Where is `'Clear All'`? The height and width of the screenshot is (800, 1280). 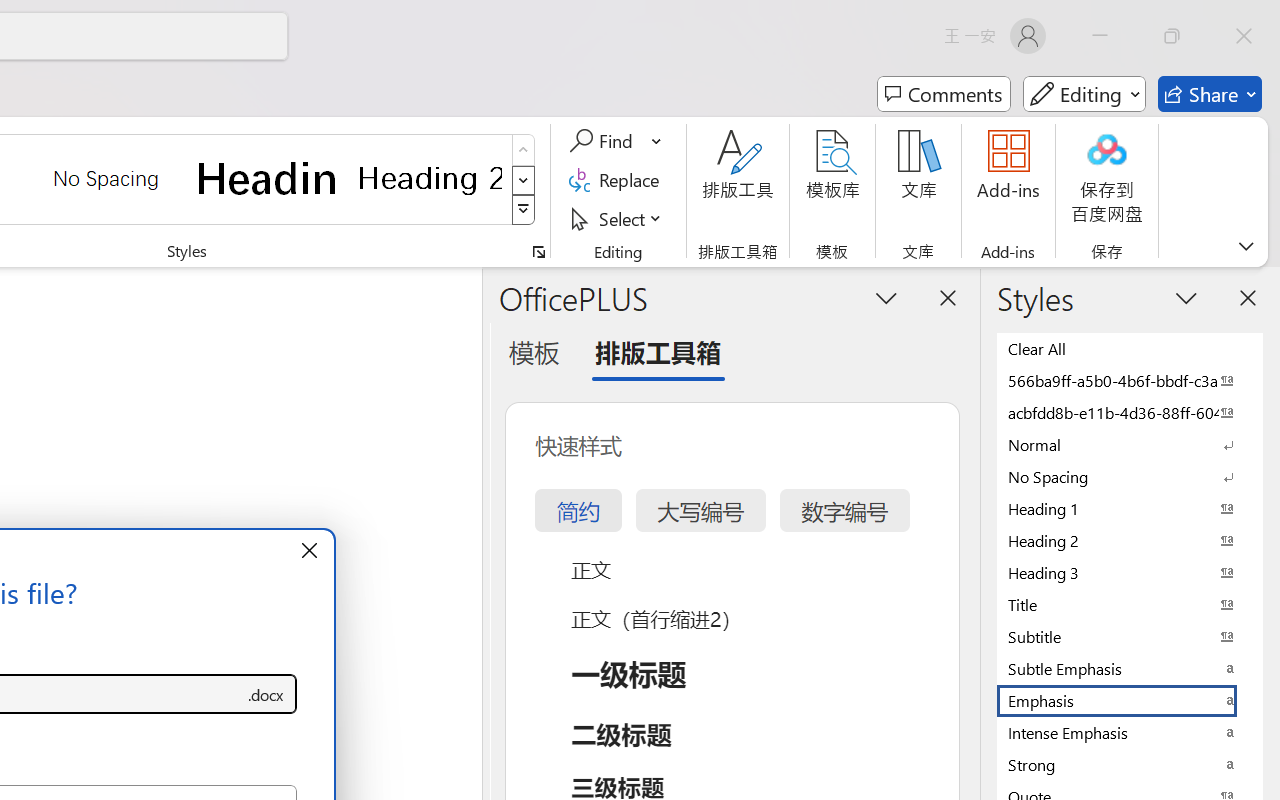
'Clear All' is located at coordinates (1130, 348).